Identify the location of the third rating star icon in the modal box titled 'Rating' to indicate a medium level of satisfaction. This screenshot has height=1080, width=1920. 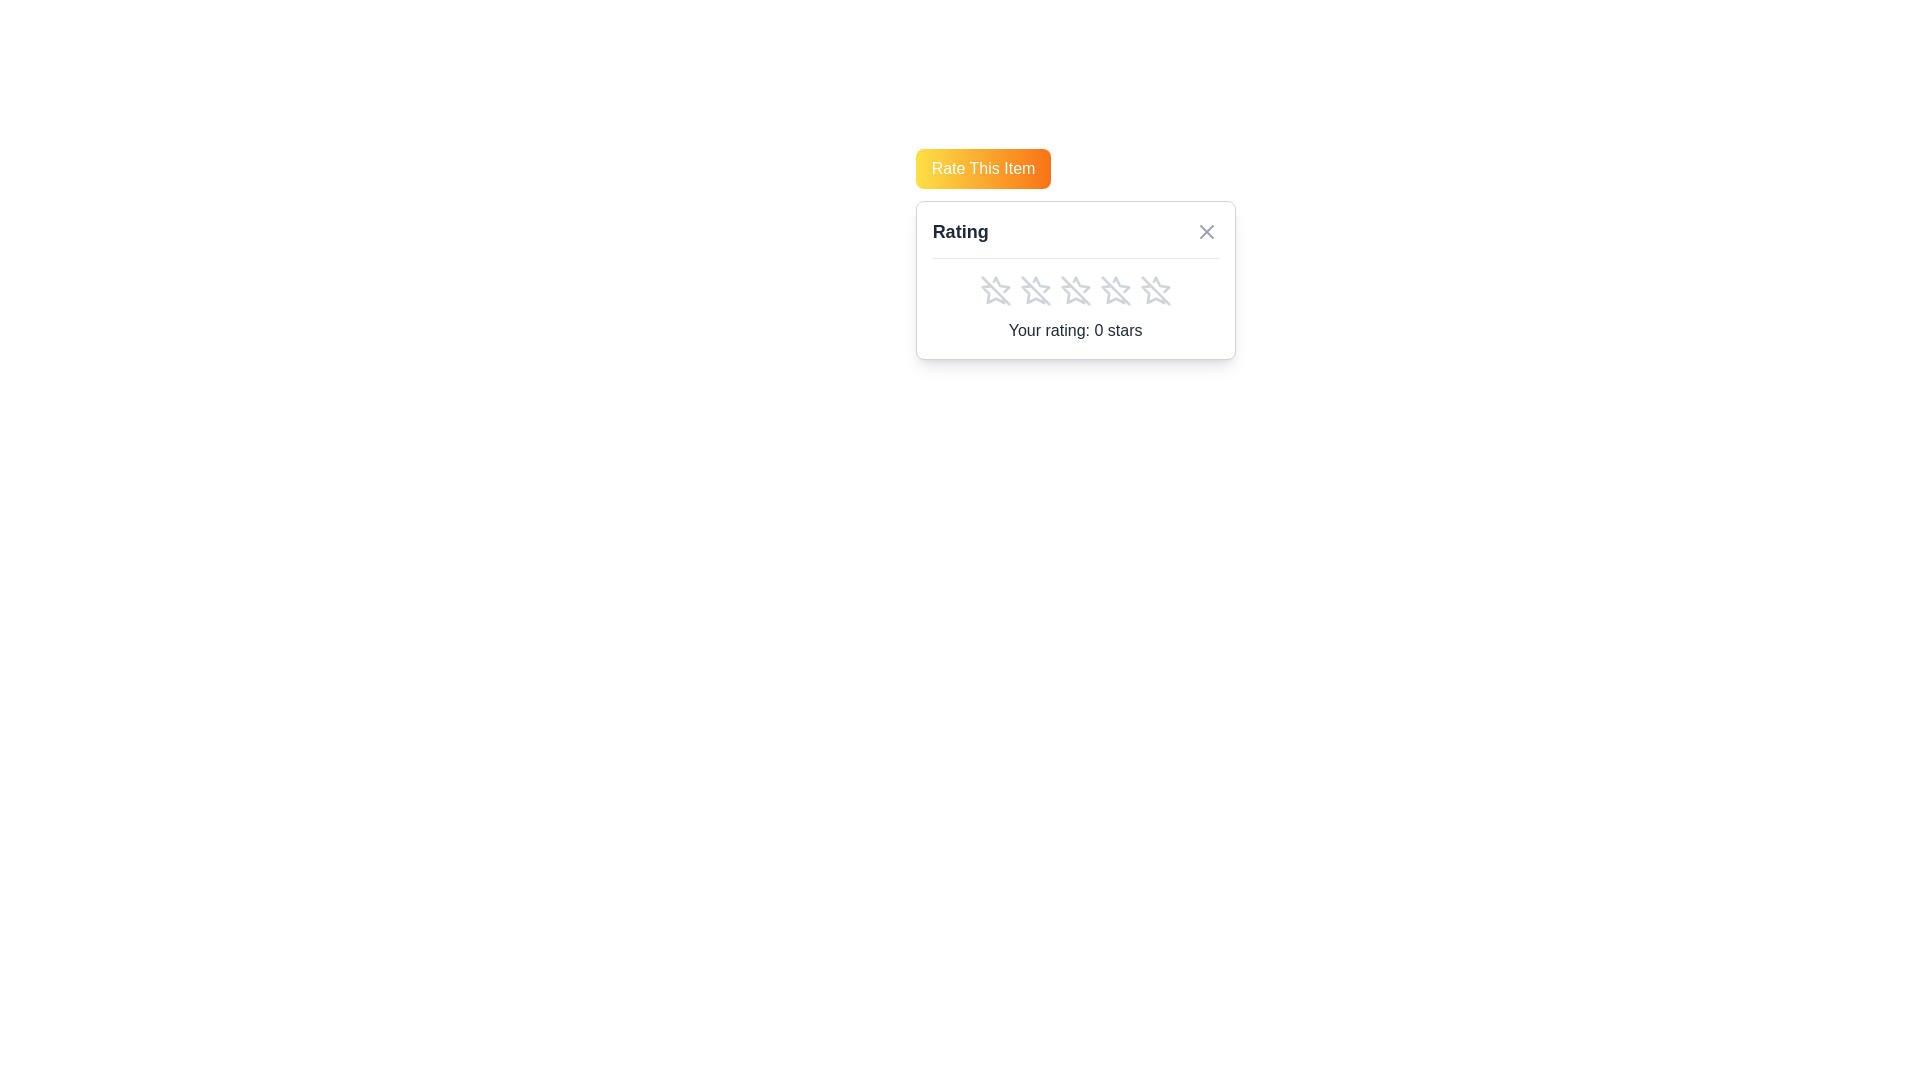
(1074, 290).